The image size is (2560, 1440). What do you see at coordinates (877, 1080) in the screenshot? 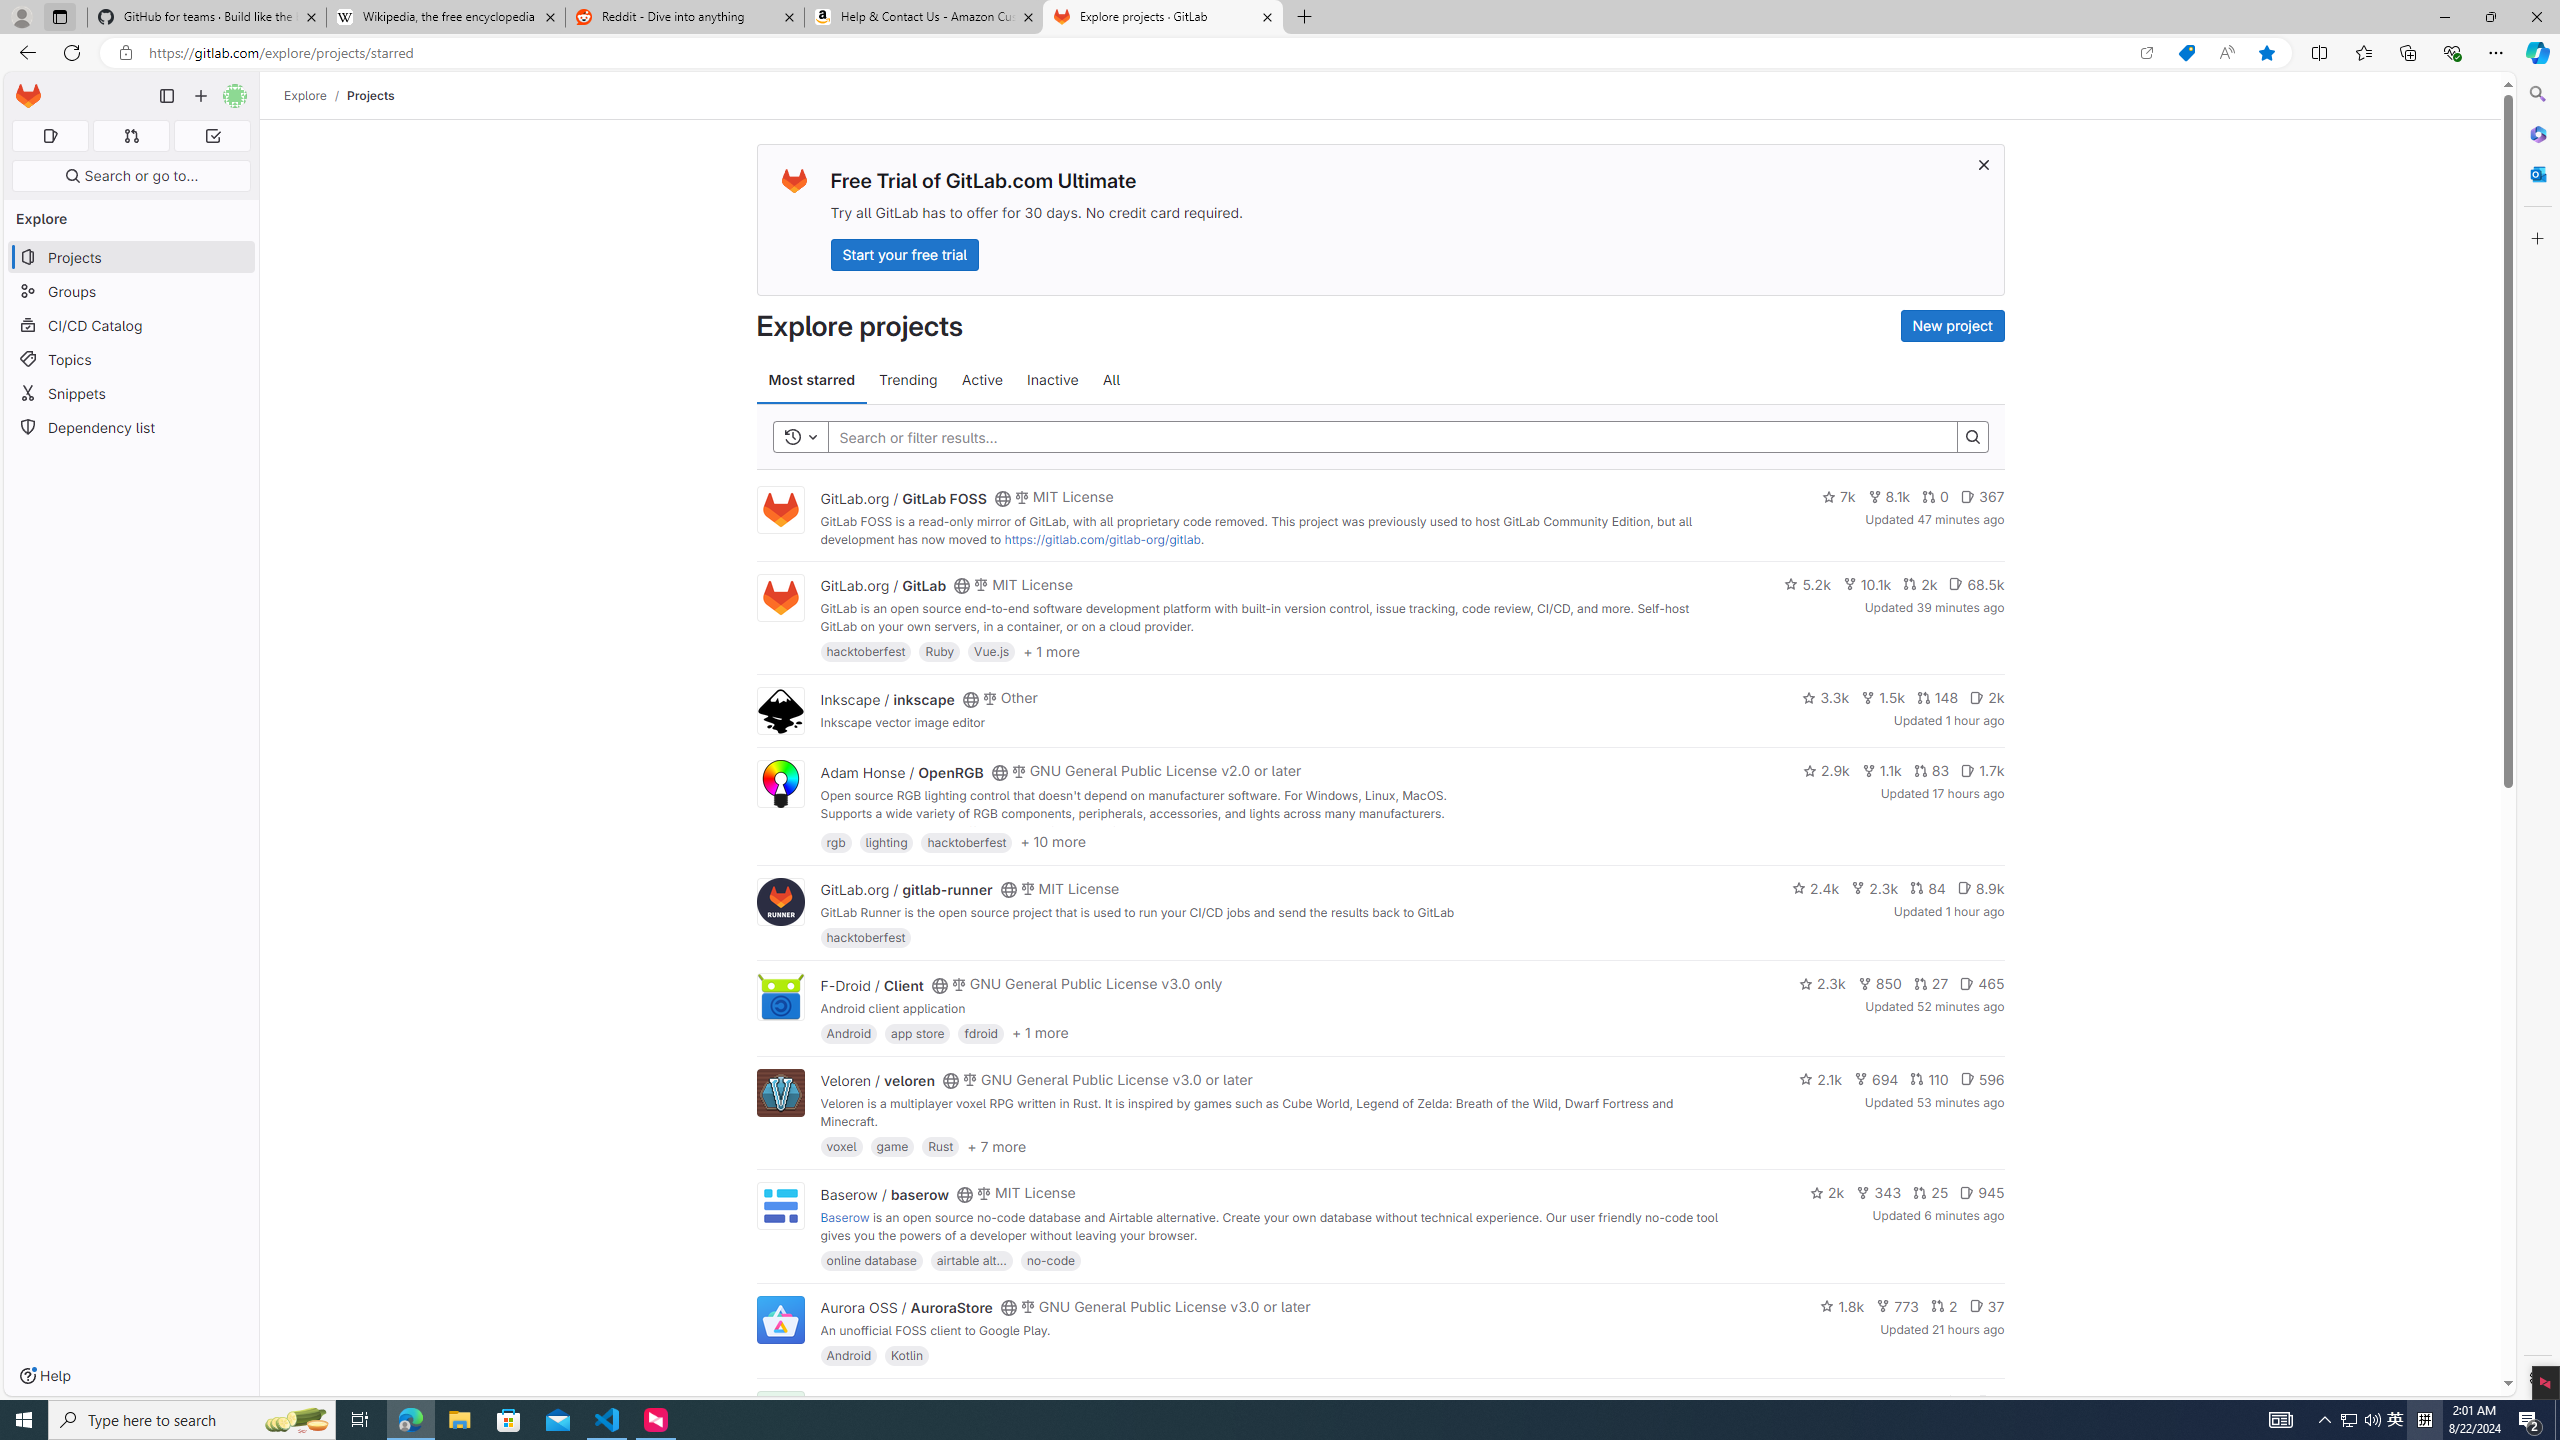
I see `'Veloren / veloren'` at bounding box center [877, 1080].